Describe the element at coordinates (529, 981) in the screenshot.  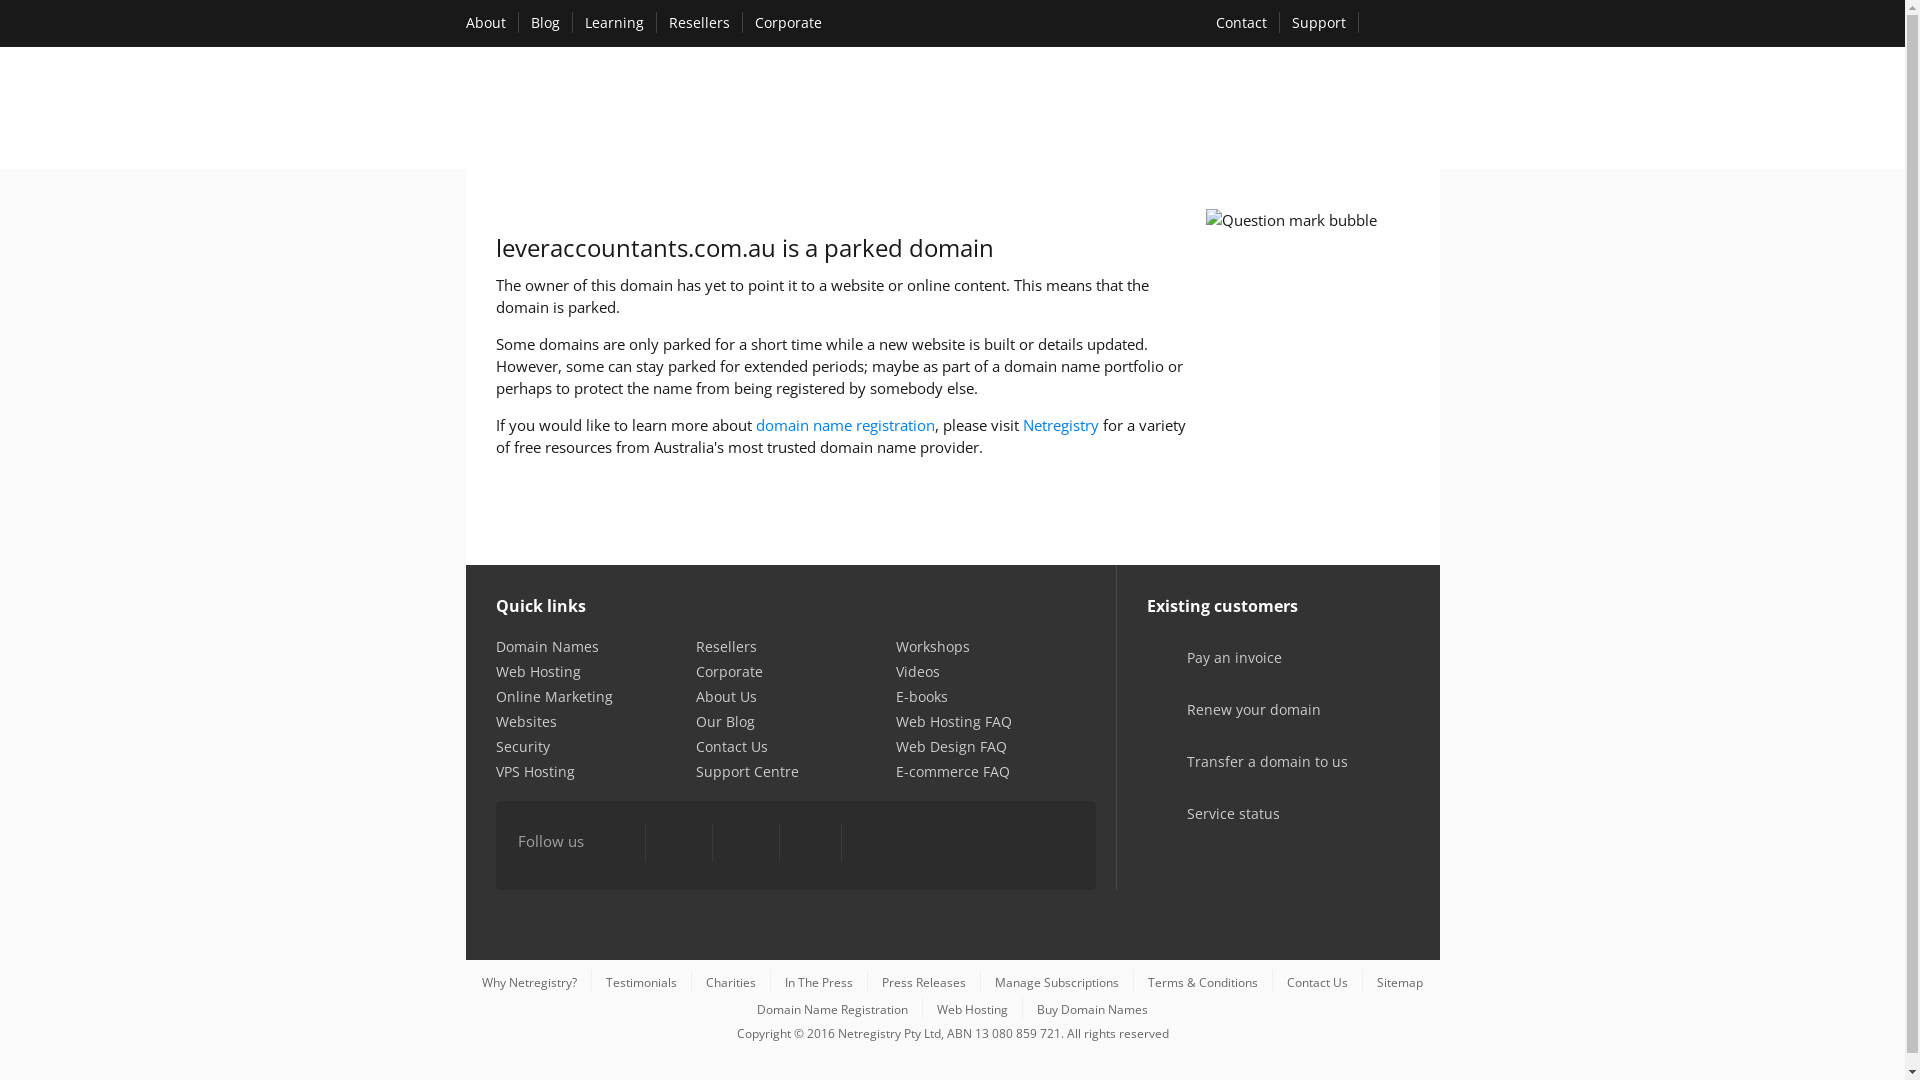
I see `'Why Netregistry?'` at that location.